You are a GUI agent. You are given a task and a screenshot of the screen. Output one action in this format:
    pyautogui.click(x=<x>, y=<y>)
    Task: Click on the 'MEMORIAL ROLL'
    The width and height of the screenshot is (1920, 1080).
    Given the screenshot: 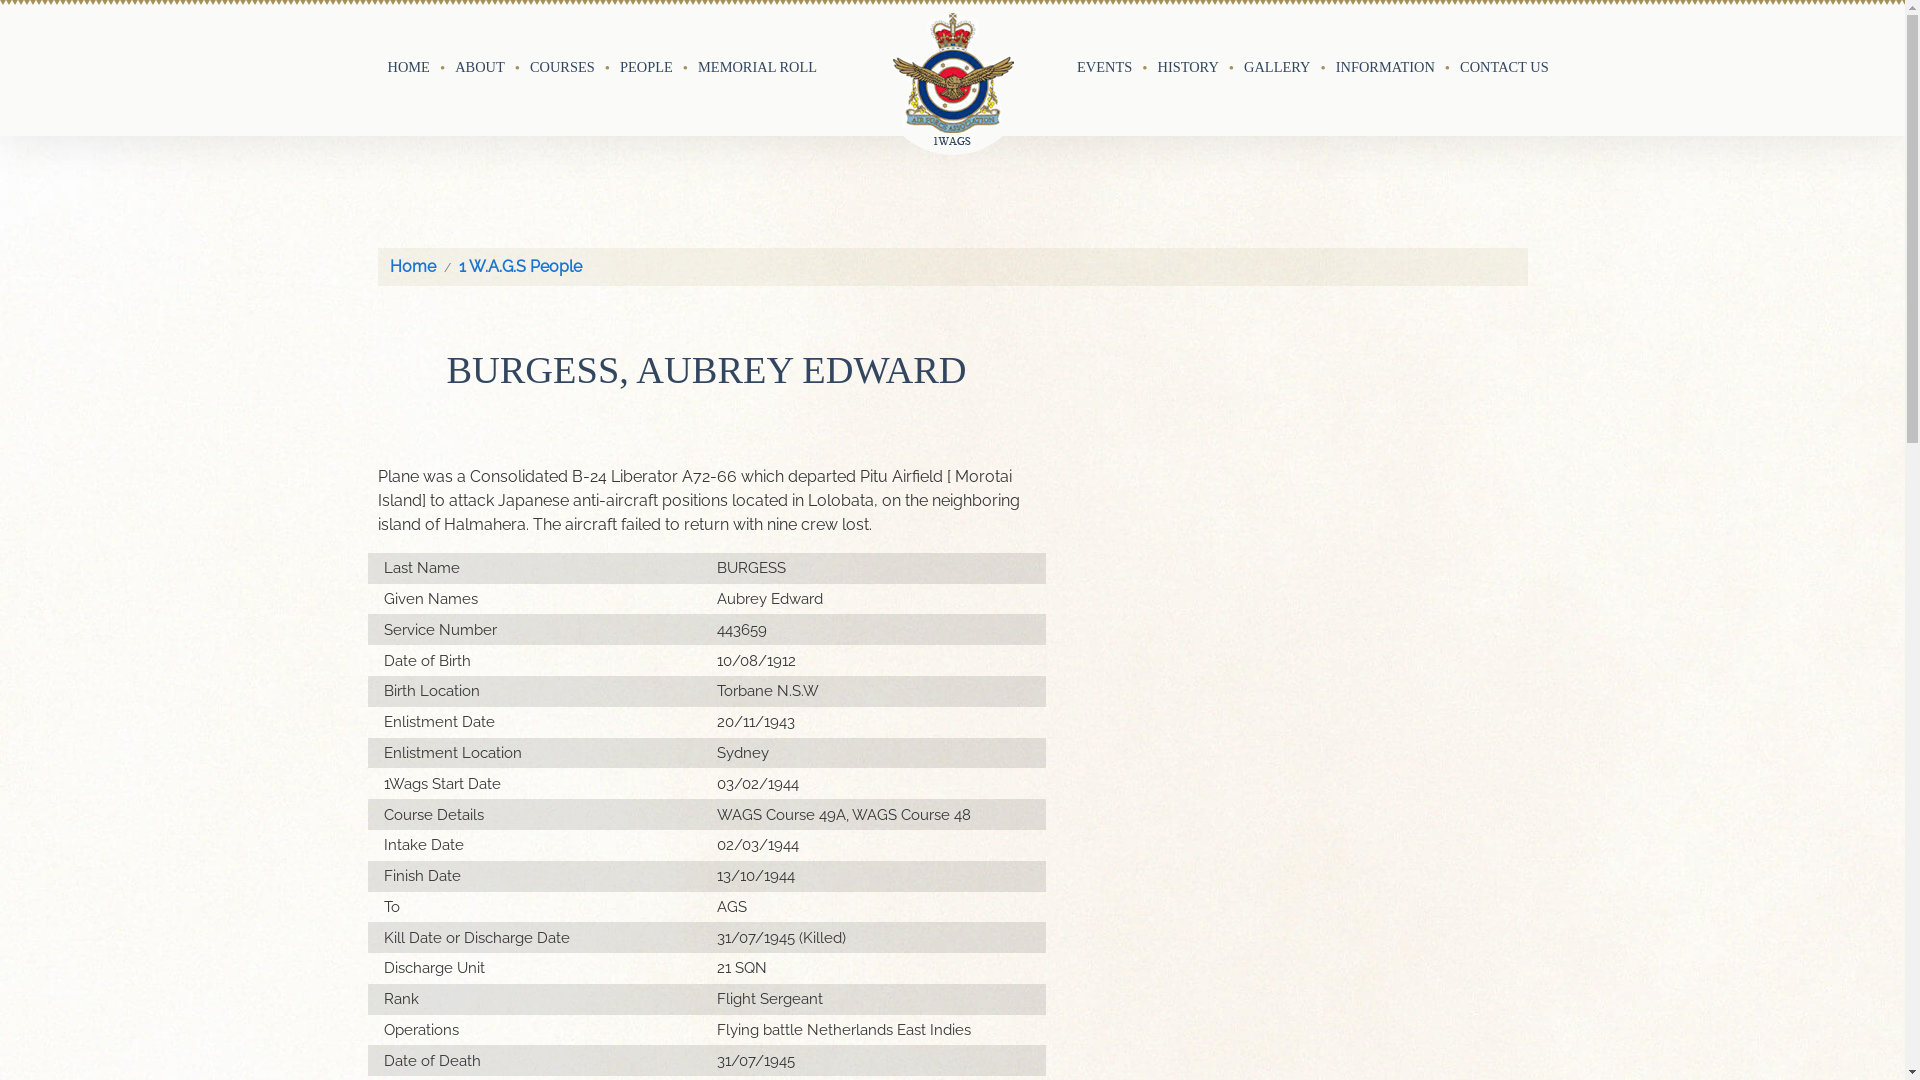 What is the action you would take?
    pyautogui.click(x=756, y=66)
    